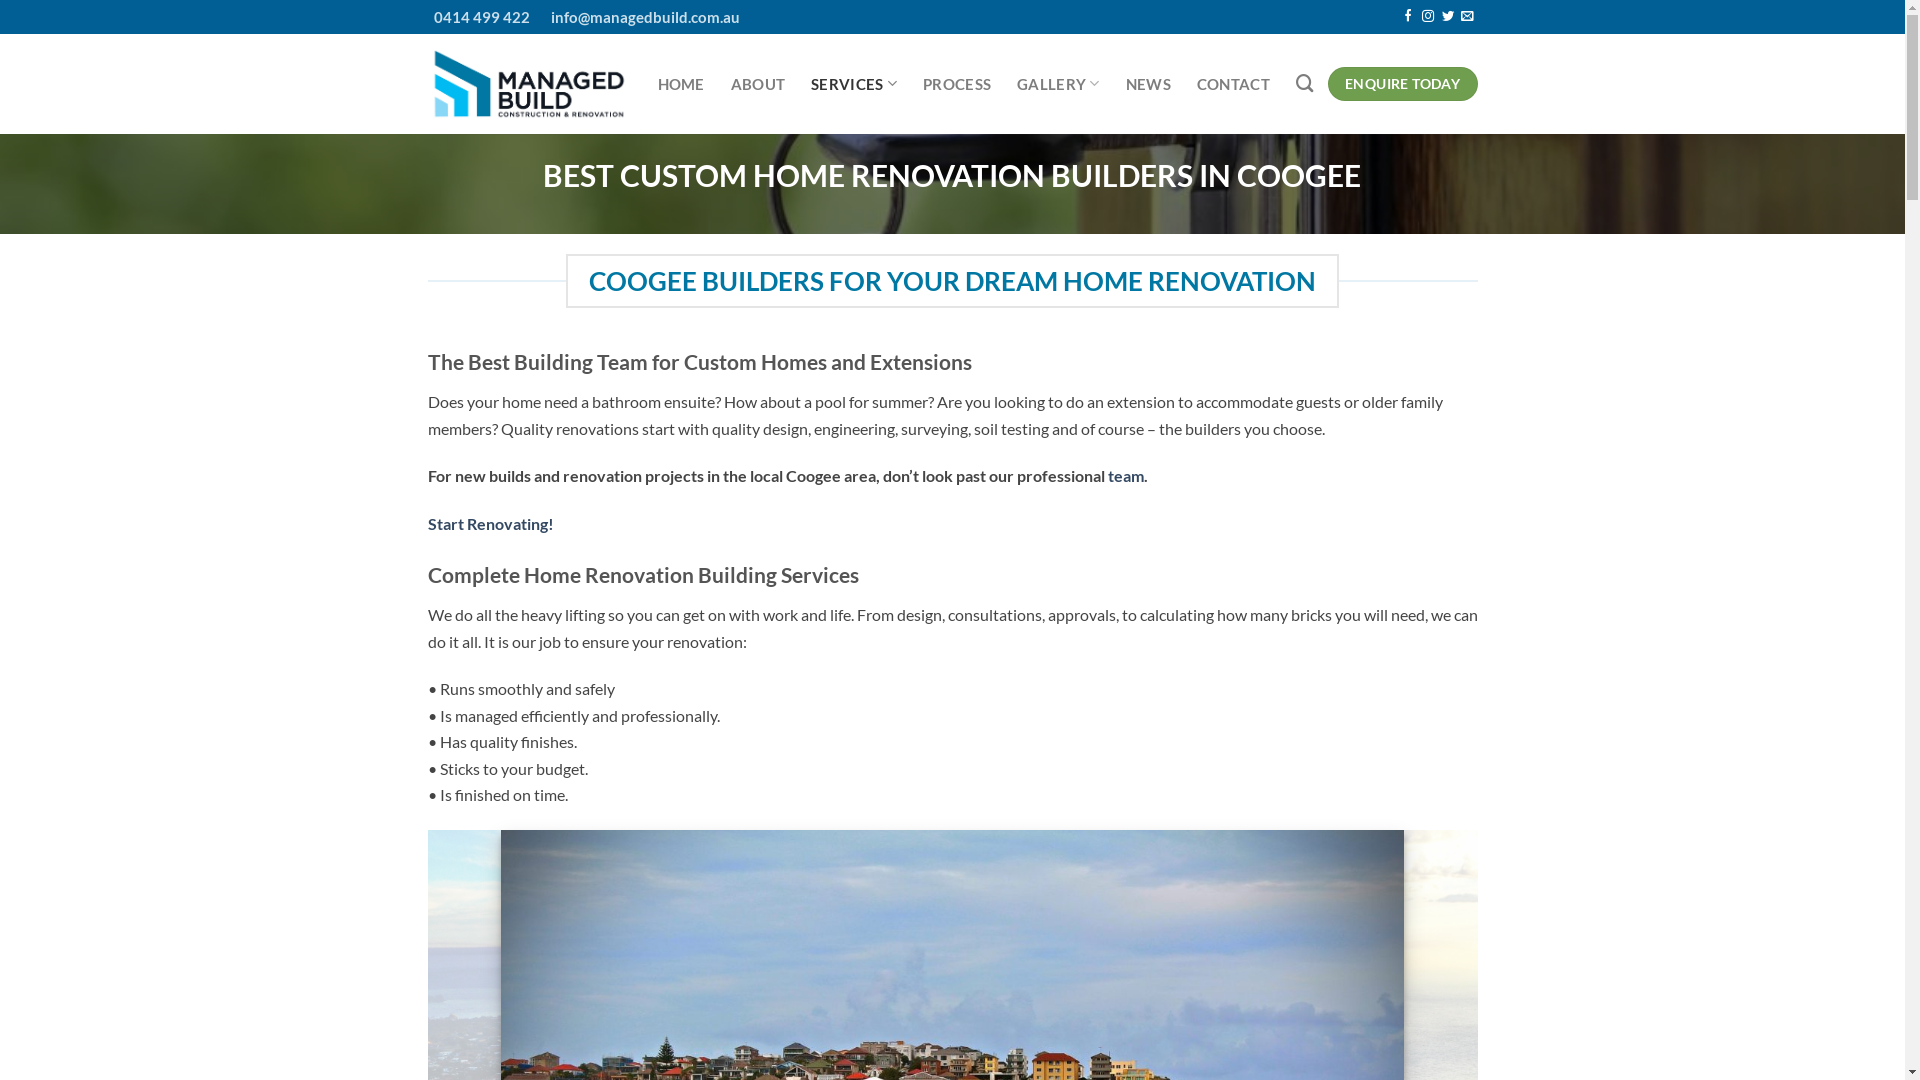 Image resolution: width=1920 pixels, height=1080 pixels. I want to click on 'ABOUT', so click(757, 83).